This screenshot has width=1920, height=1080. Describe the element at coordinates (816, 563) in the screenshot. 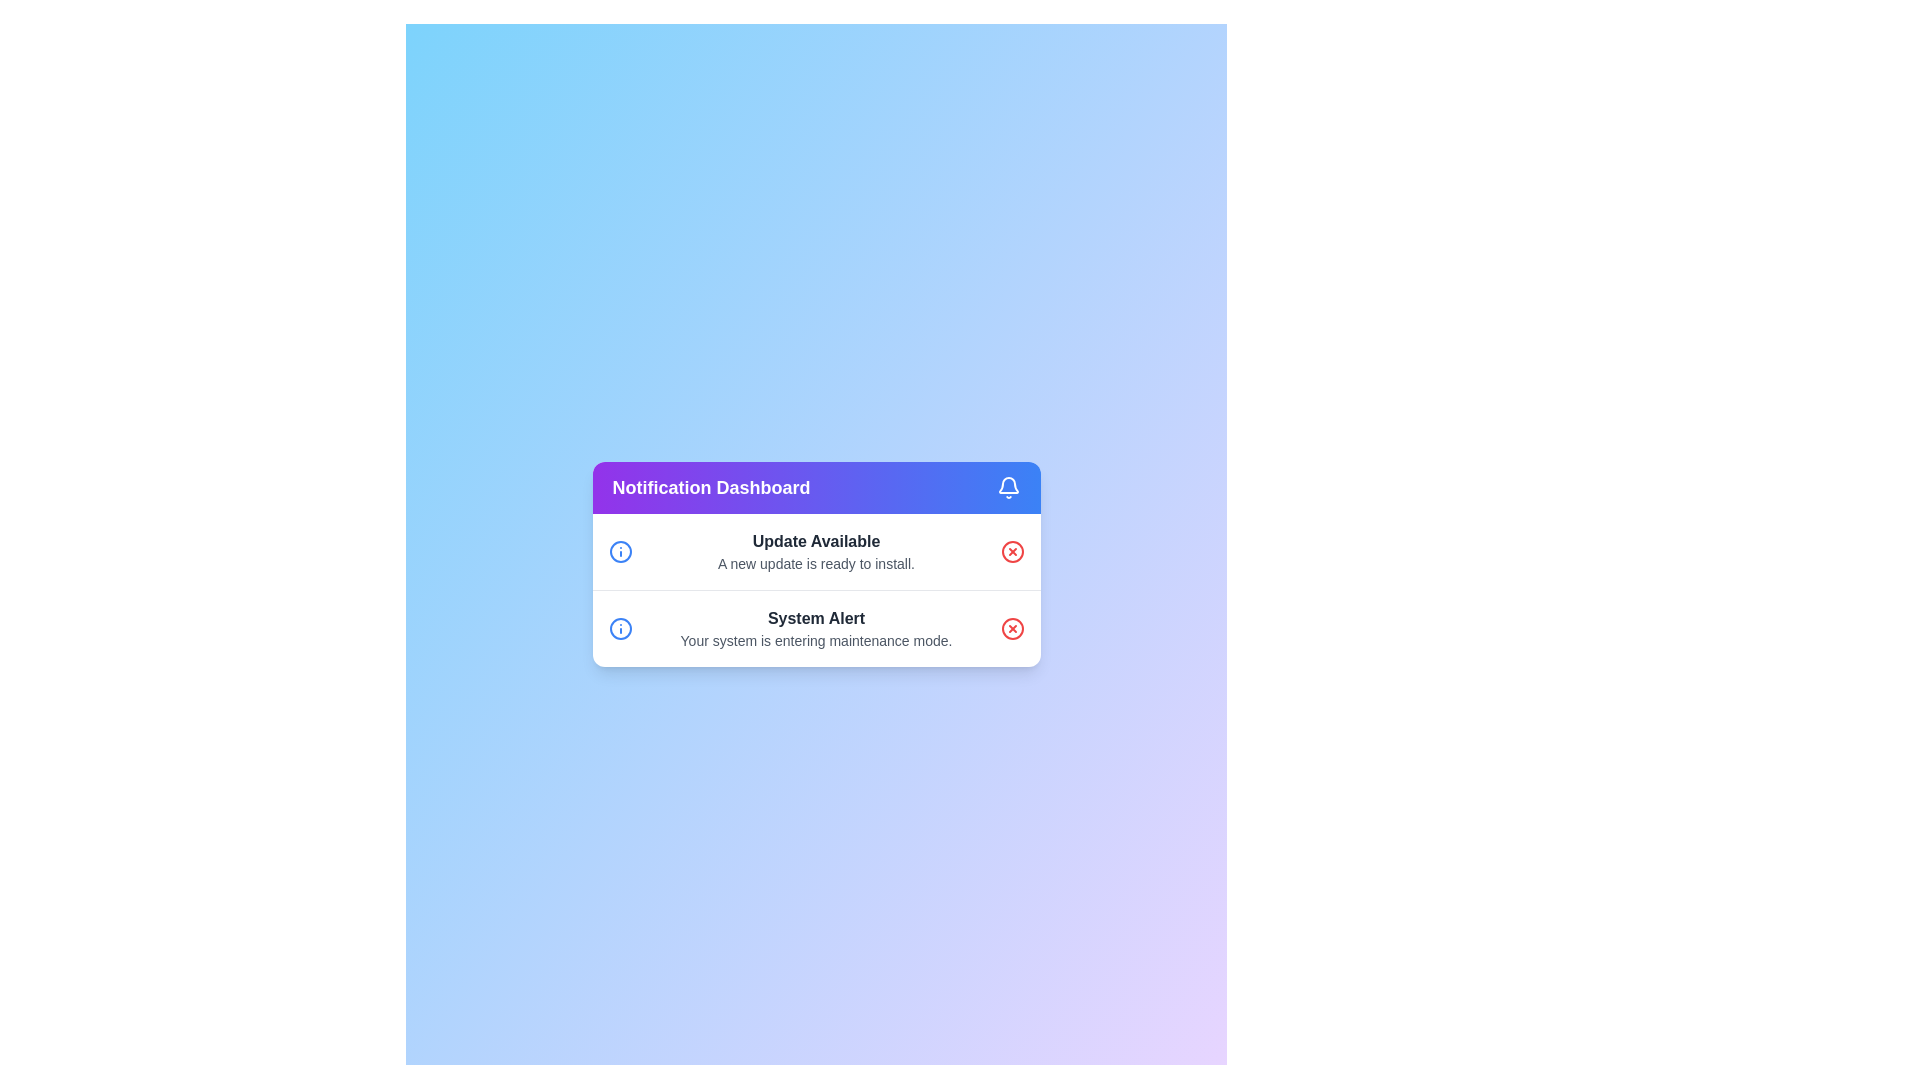

I see `the text label reading 'A new update is ready to install.' which is styled in a small-sized gray font and is located beneath the bolded label 'Update Available'` at that location.